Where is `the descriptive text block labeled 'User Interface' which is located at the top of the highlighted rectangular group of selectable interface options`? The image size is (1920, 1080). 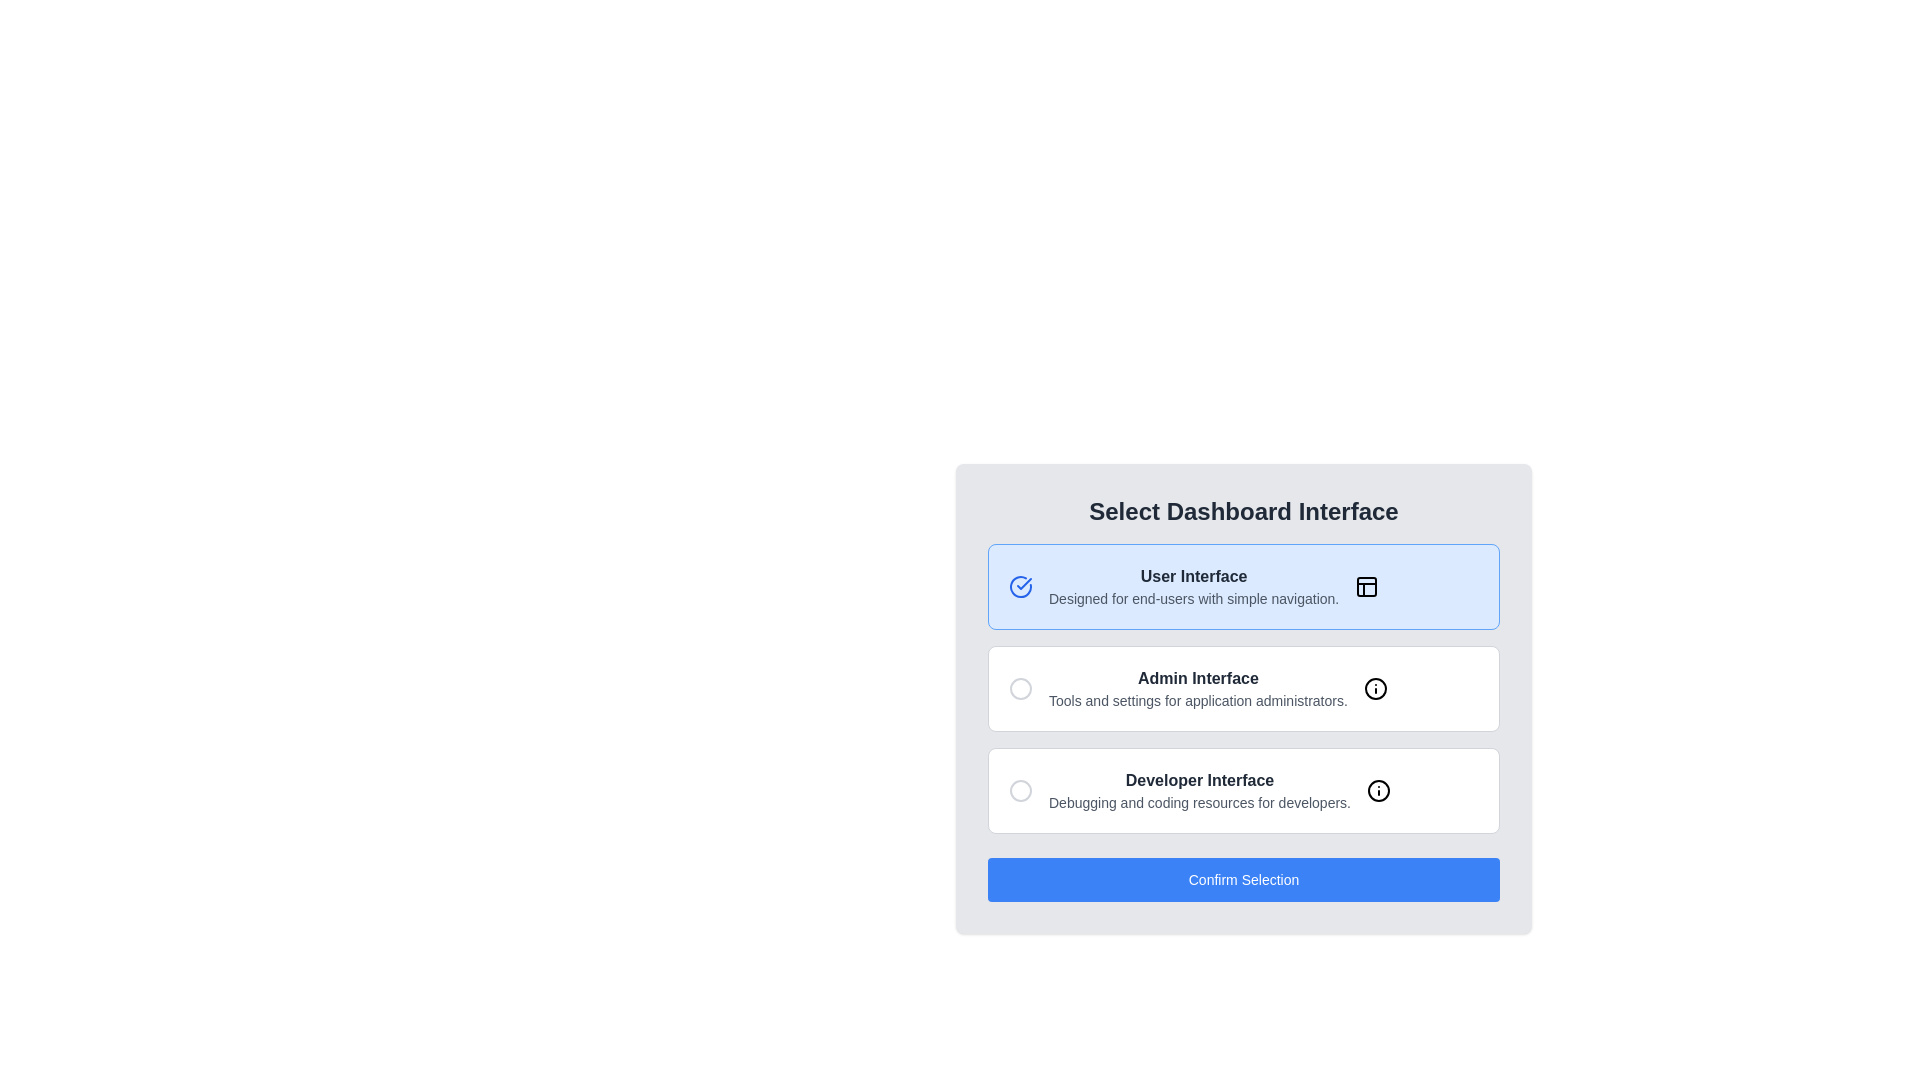
the descriptive text block labeled 'User Interface' which is located at the top of the highlighted rectangular group of selectable interface options is located at coordinates (1194, 585).